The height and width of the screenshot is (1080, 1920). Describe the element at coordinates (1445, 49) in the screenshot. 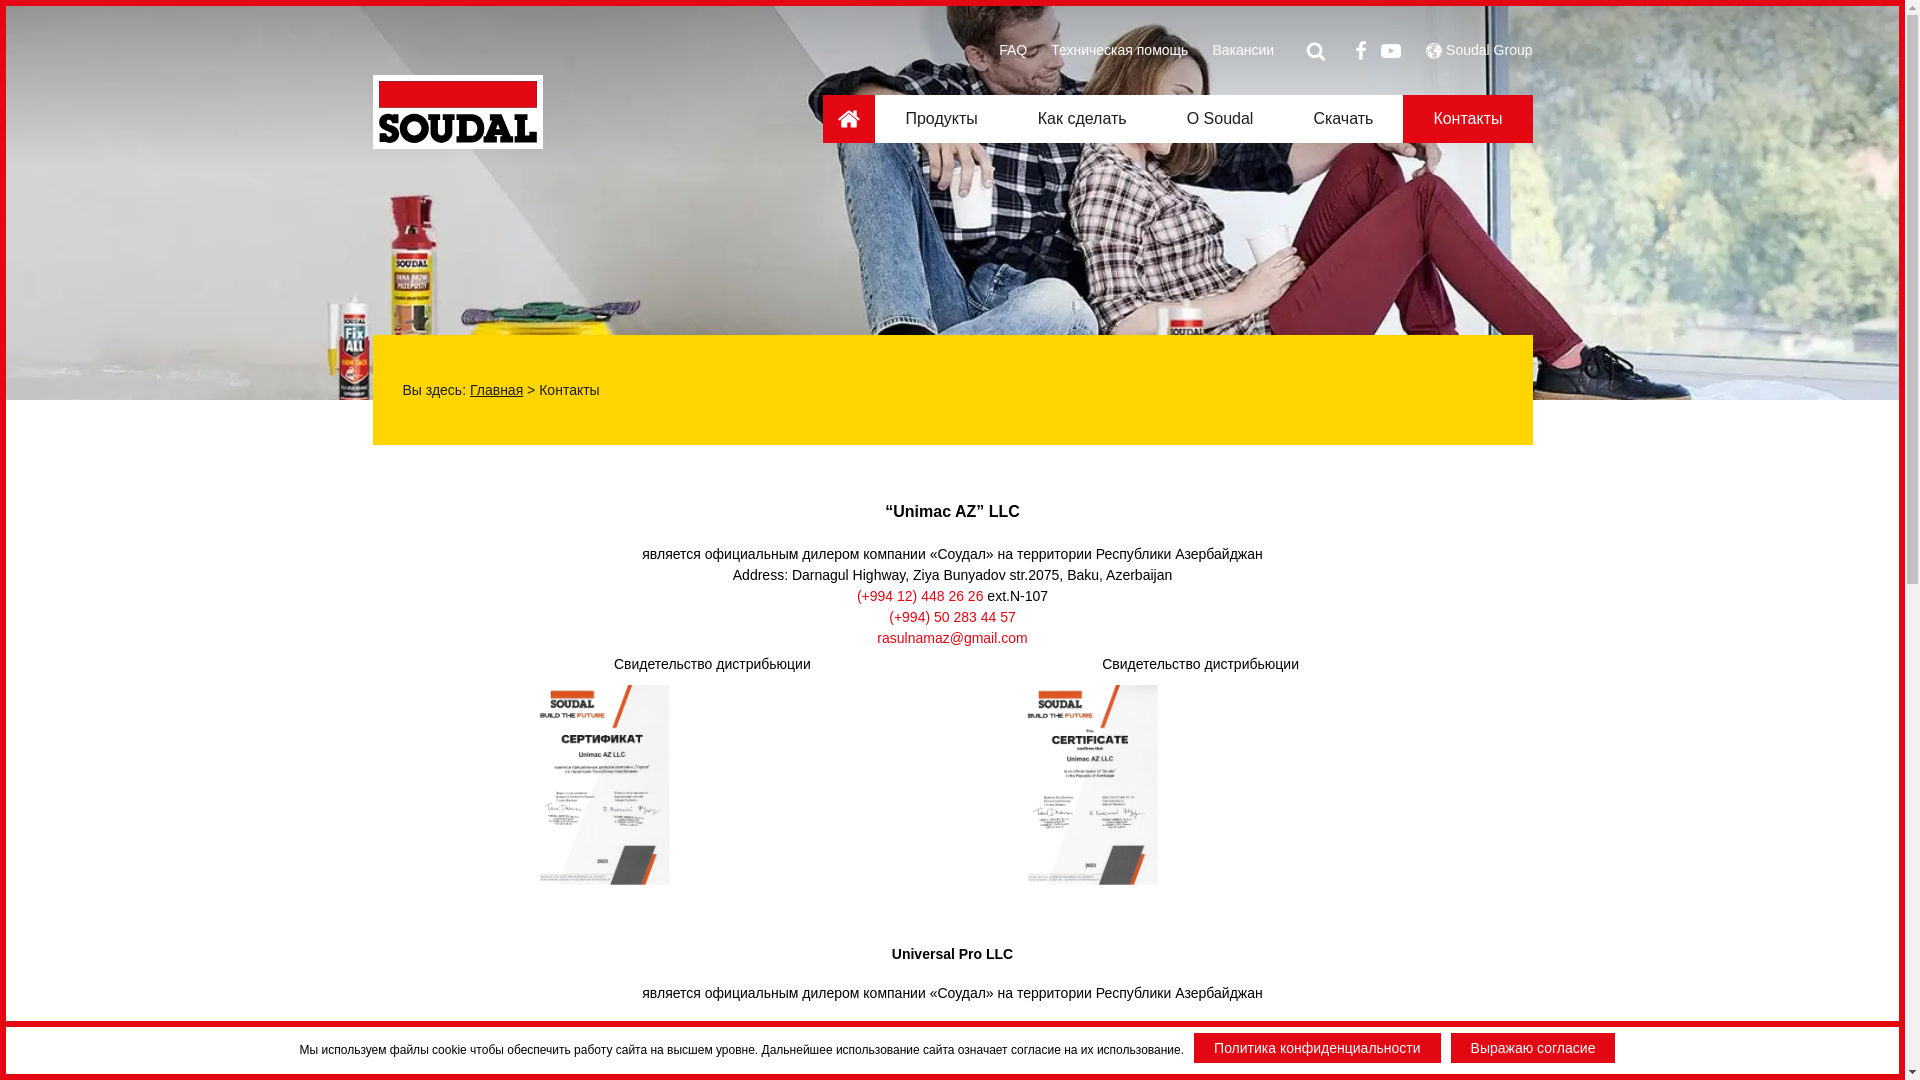

I see `'Soudal Group'` at that location.